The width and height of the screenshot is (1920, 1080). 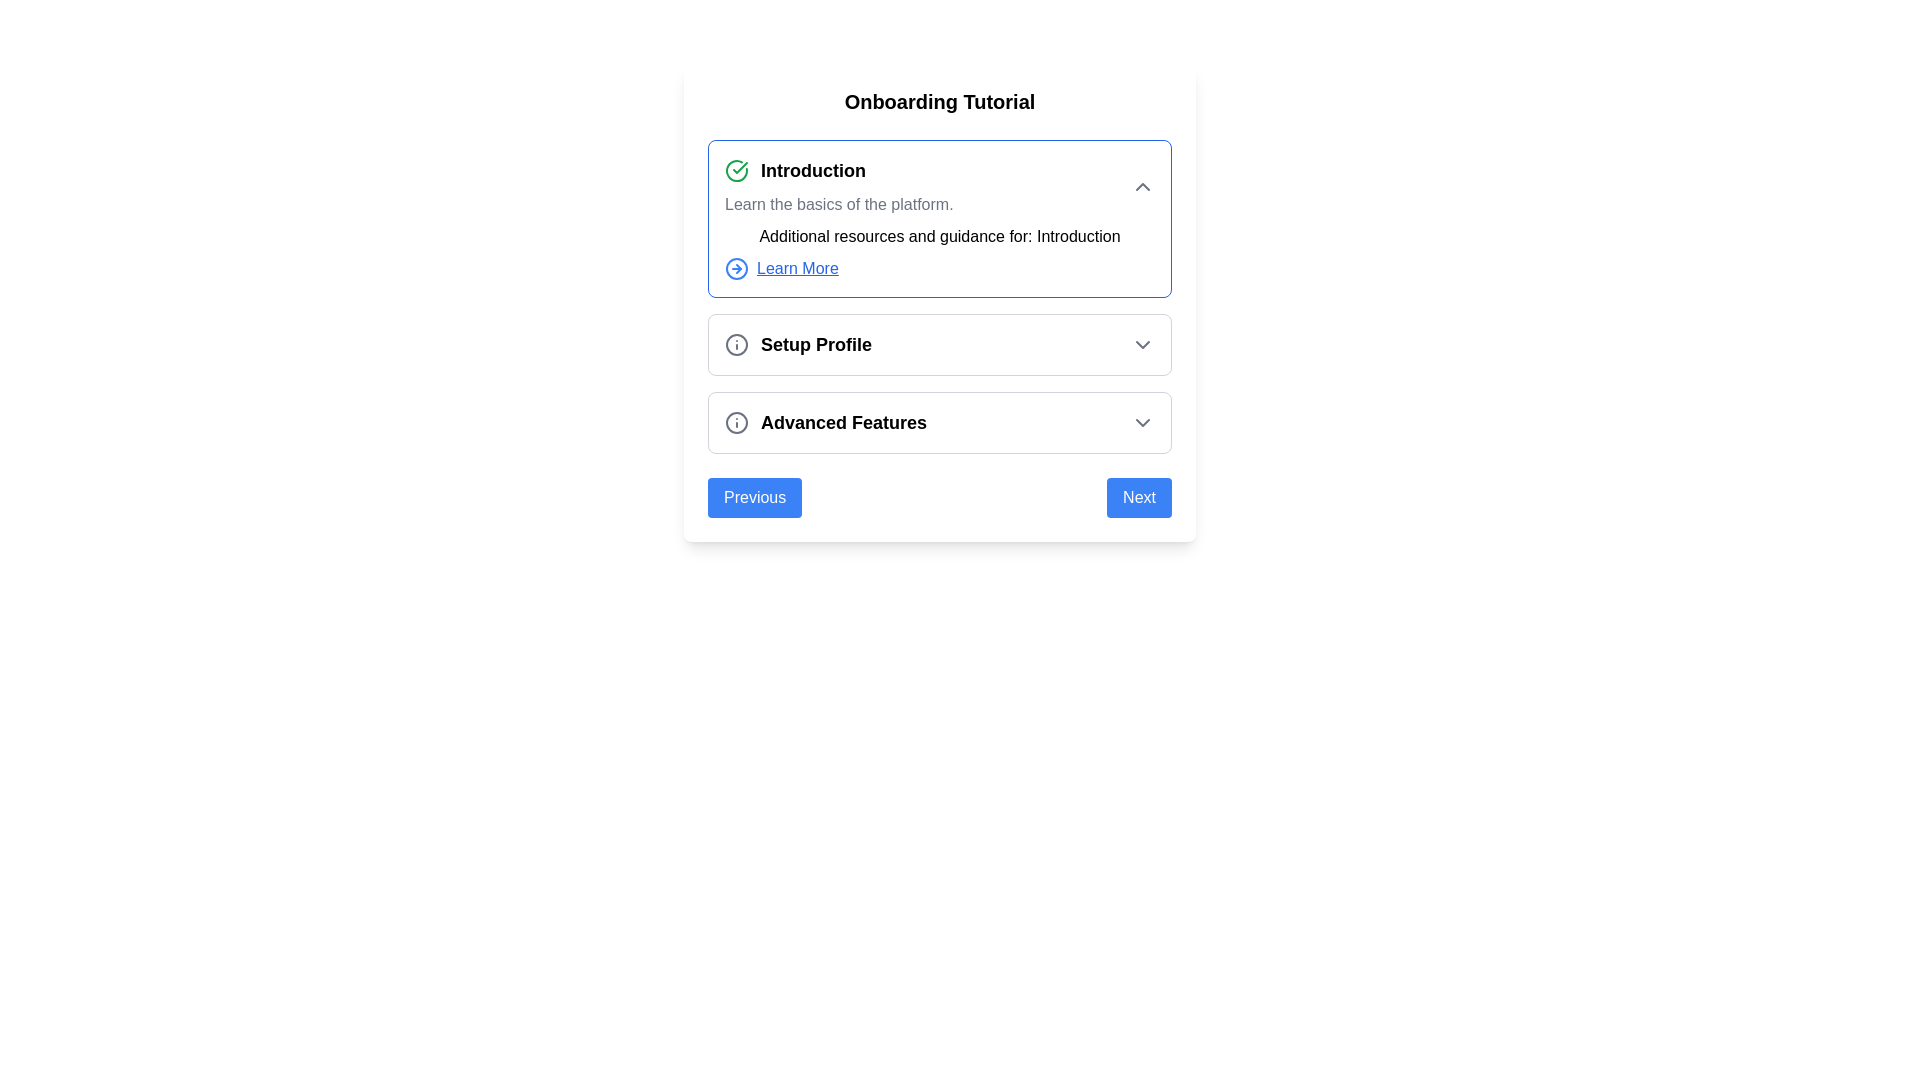 What do you see at coordinates (839, 204) in the screenshot?
I see `the static text label providing context for the 'Introduction' section, which is positioned beneath the bolded header and above the 'Learn More' link` at bounding box center [839, 204].